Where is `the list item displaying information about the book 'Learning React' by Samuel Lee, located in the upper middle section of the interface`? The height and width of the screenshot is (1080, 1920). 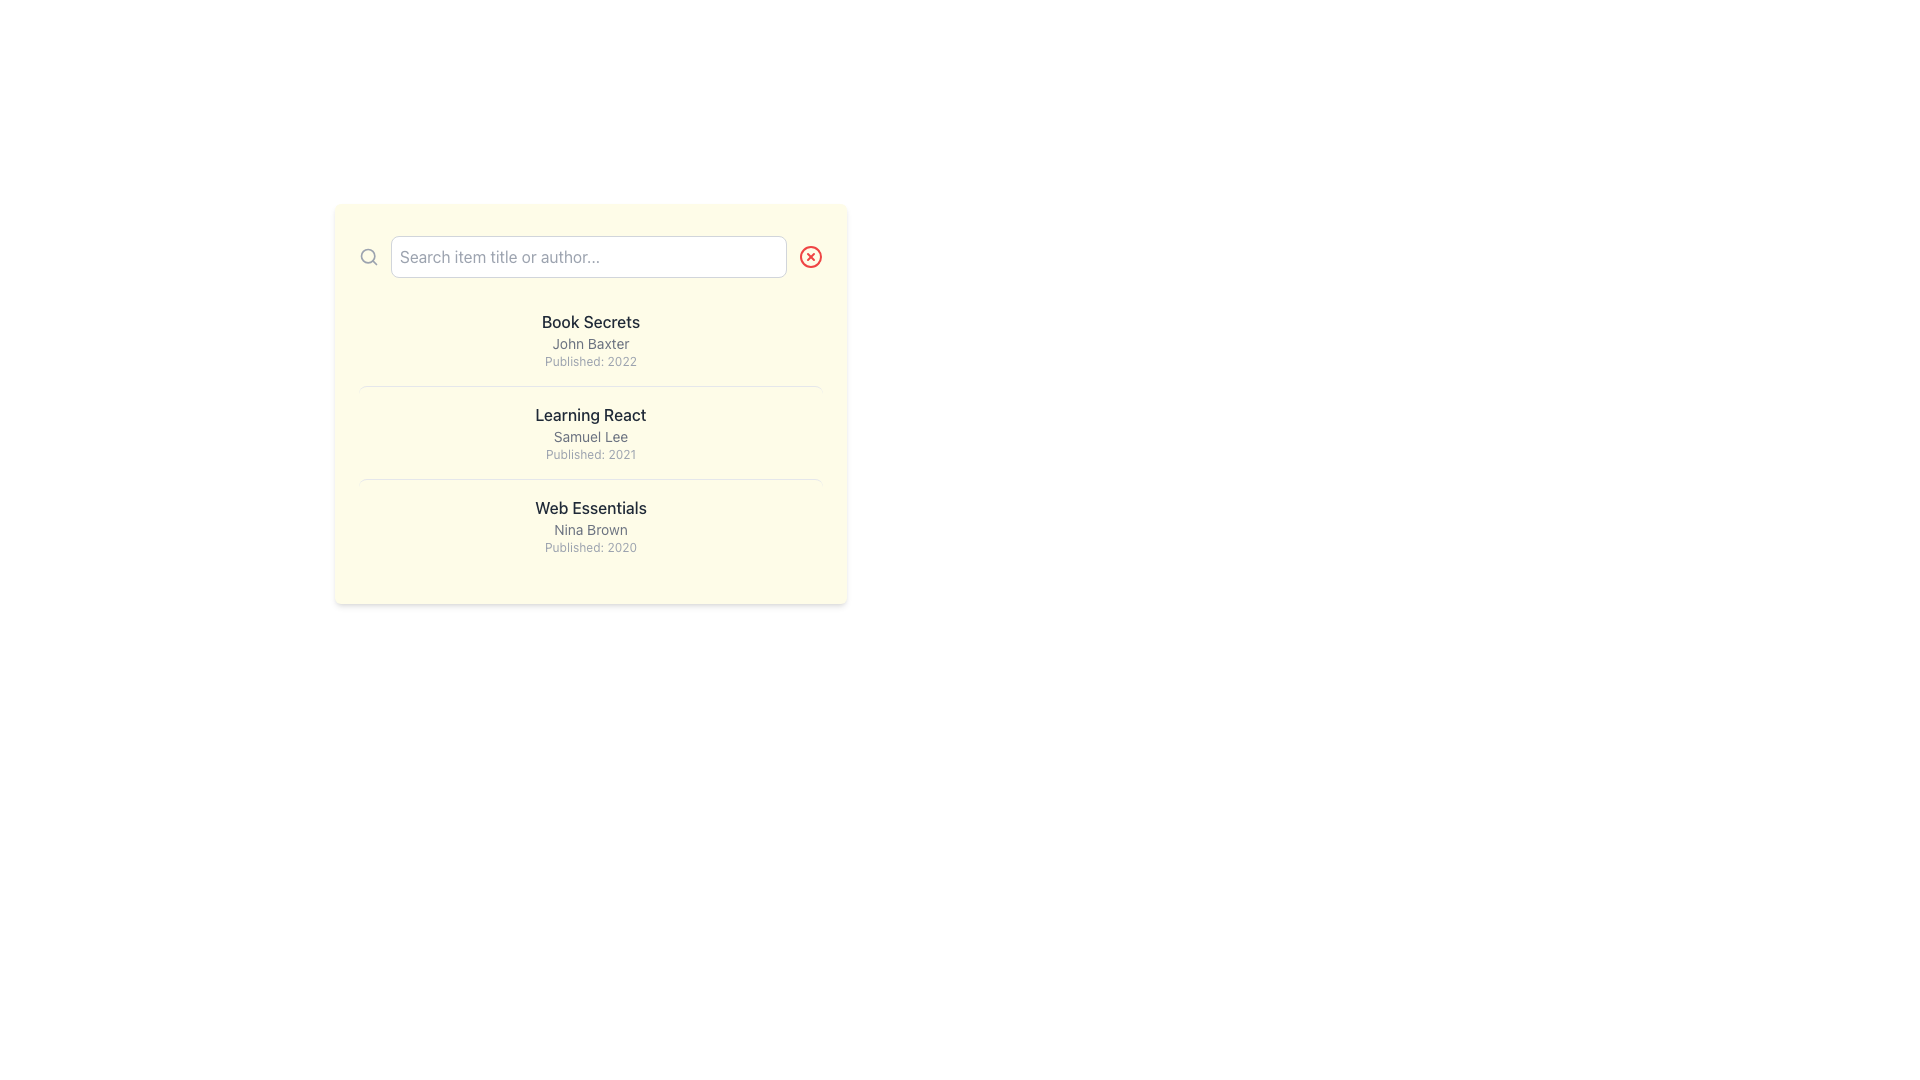 the list item displaying information about the book 'Learning React' by Samuel Lee, located in the upper middle section of the interface is located at coordinates (589, 404).